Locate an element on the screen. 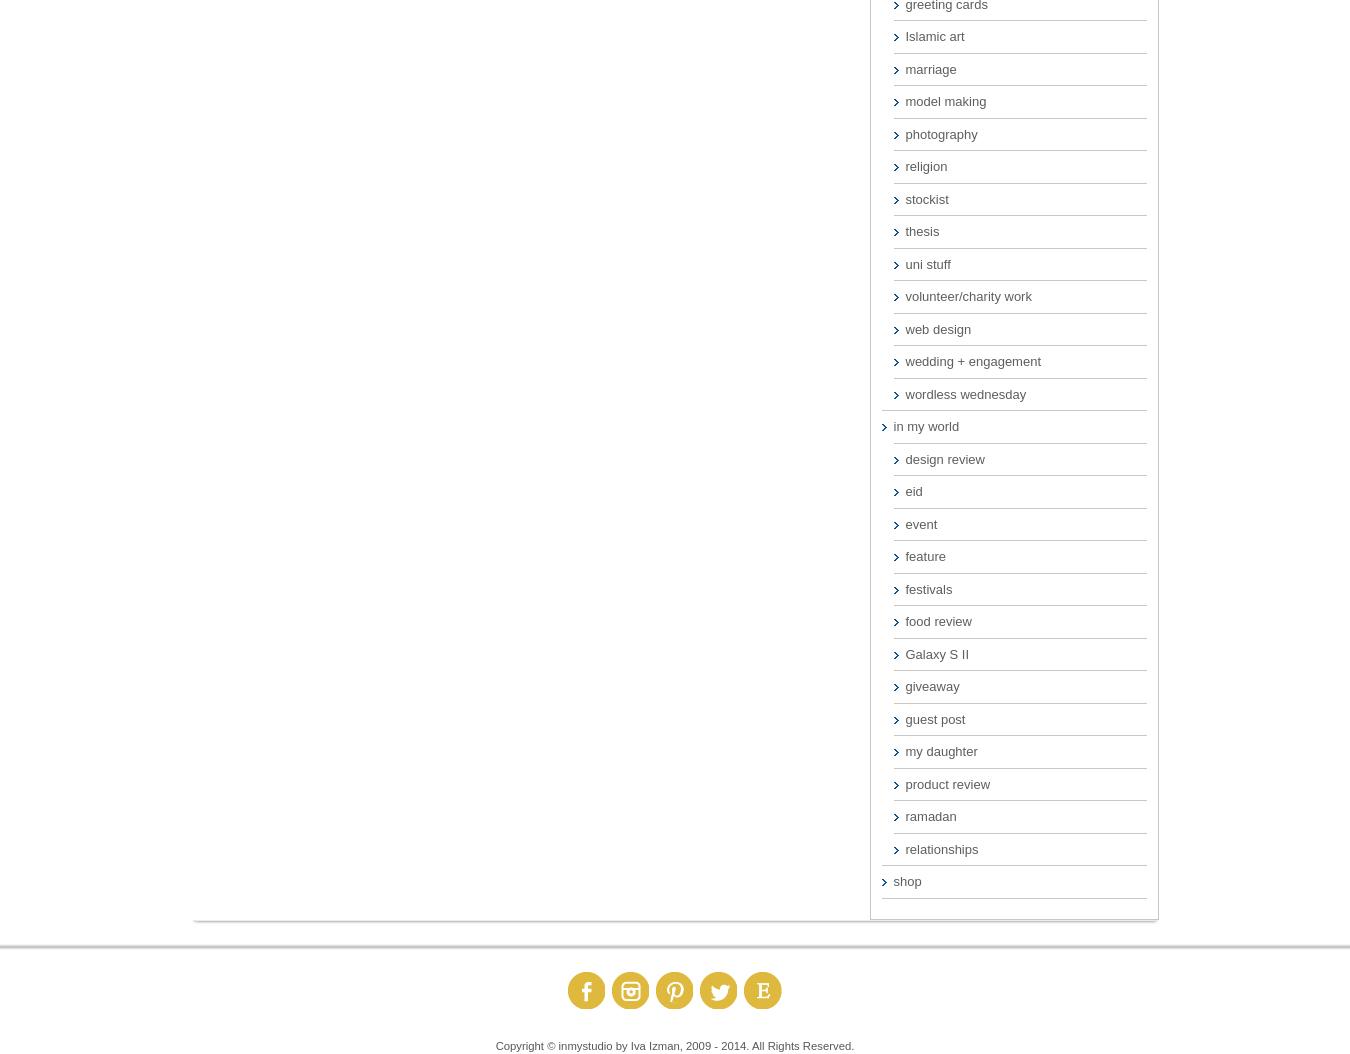 Image resolution: width=1350 pixels, height=1054 pixels. 'relationships' is located at coordinates (904, 848).